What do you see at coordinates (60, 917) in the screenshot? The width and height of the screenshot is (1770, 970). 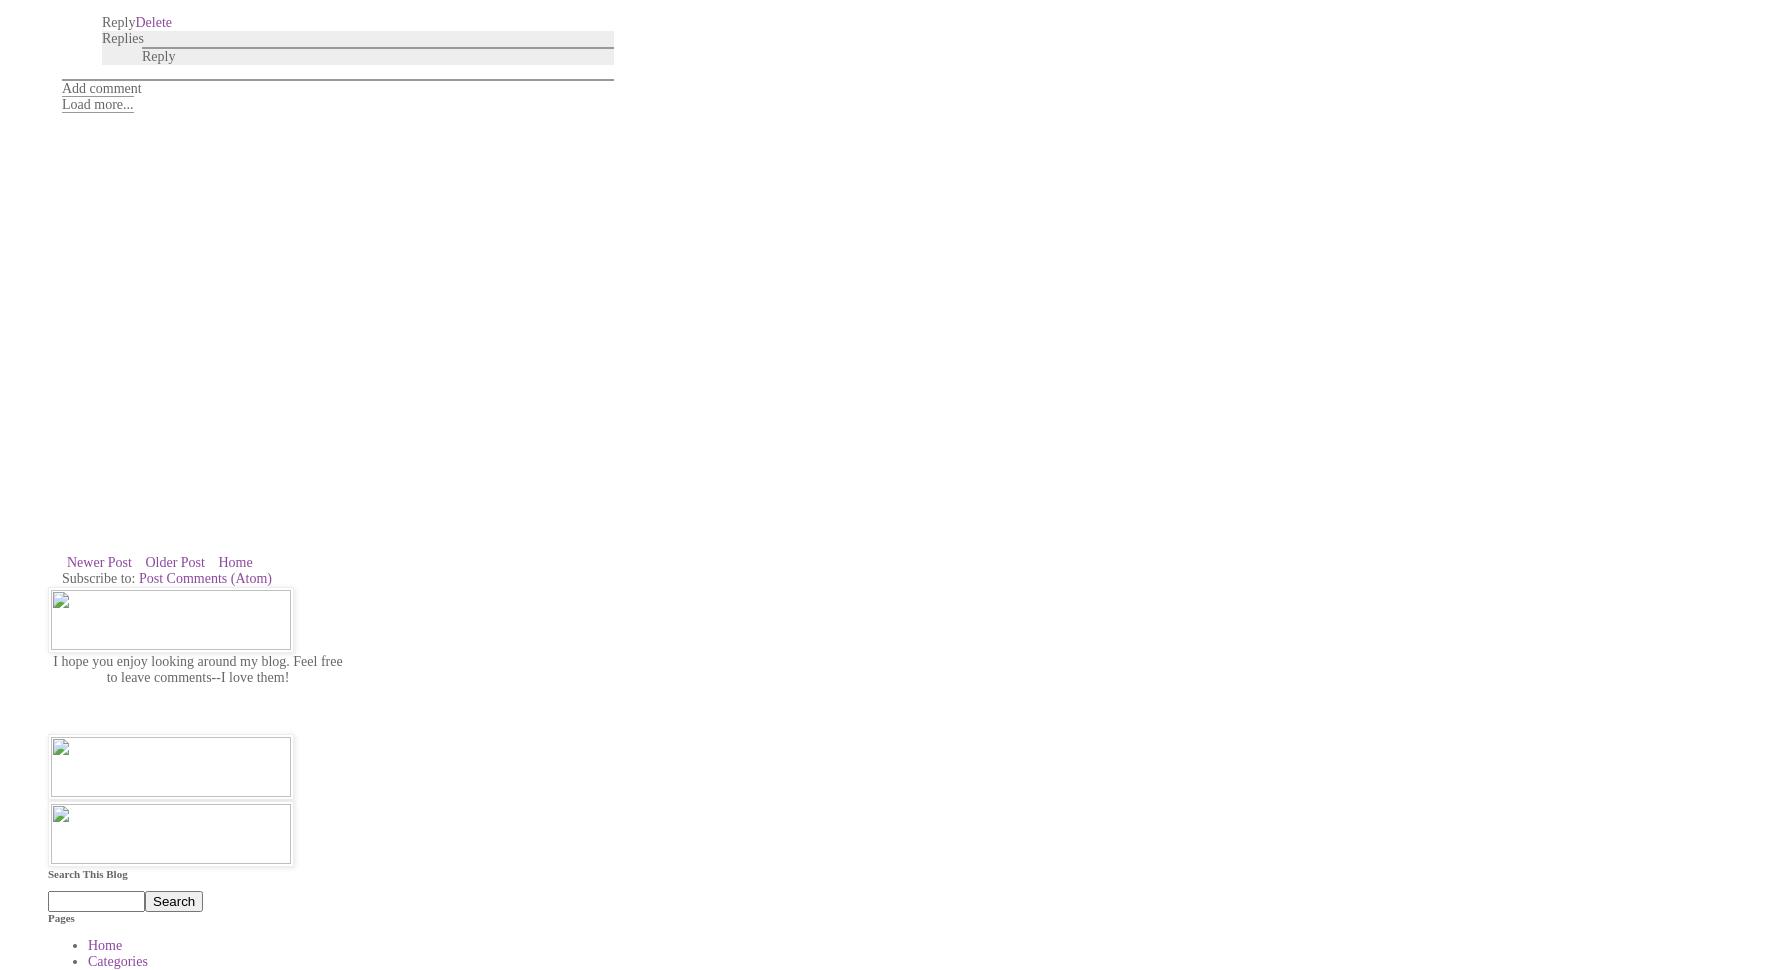 I see `'Pages'` at bounding box center [60, 917].